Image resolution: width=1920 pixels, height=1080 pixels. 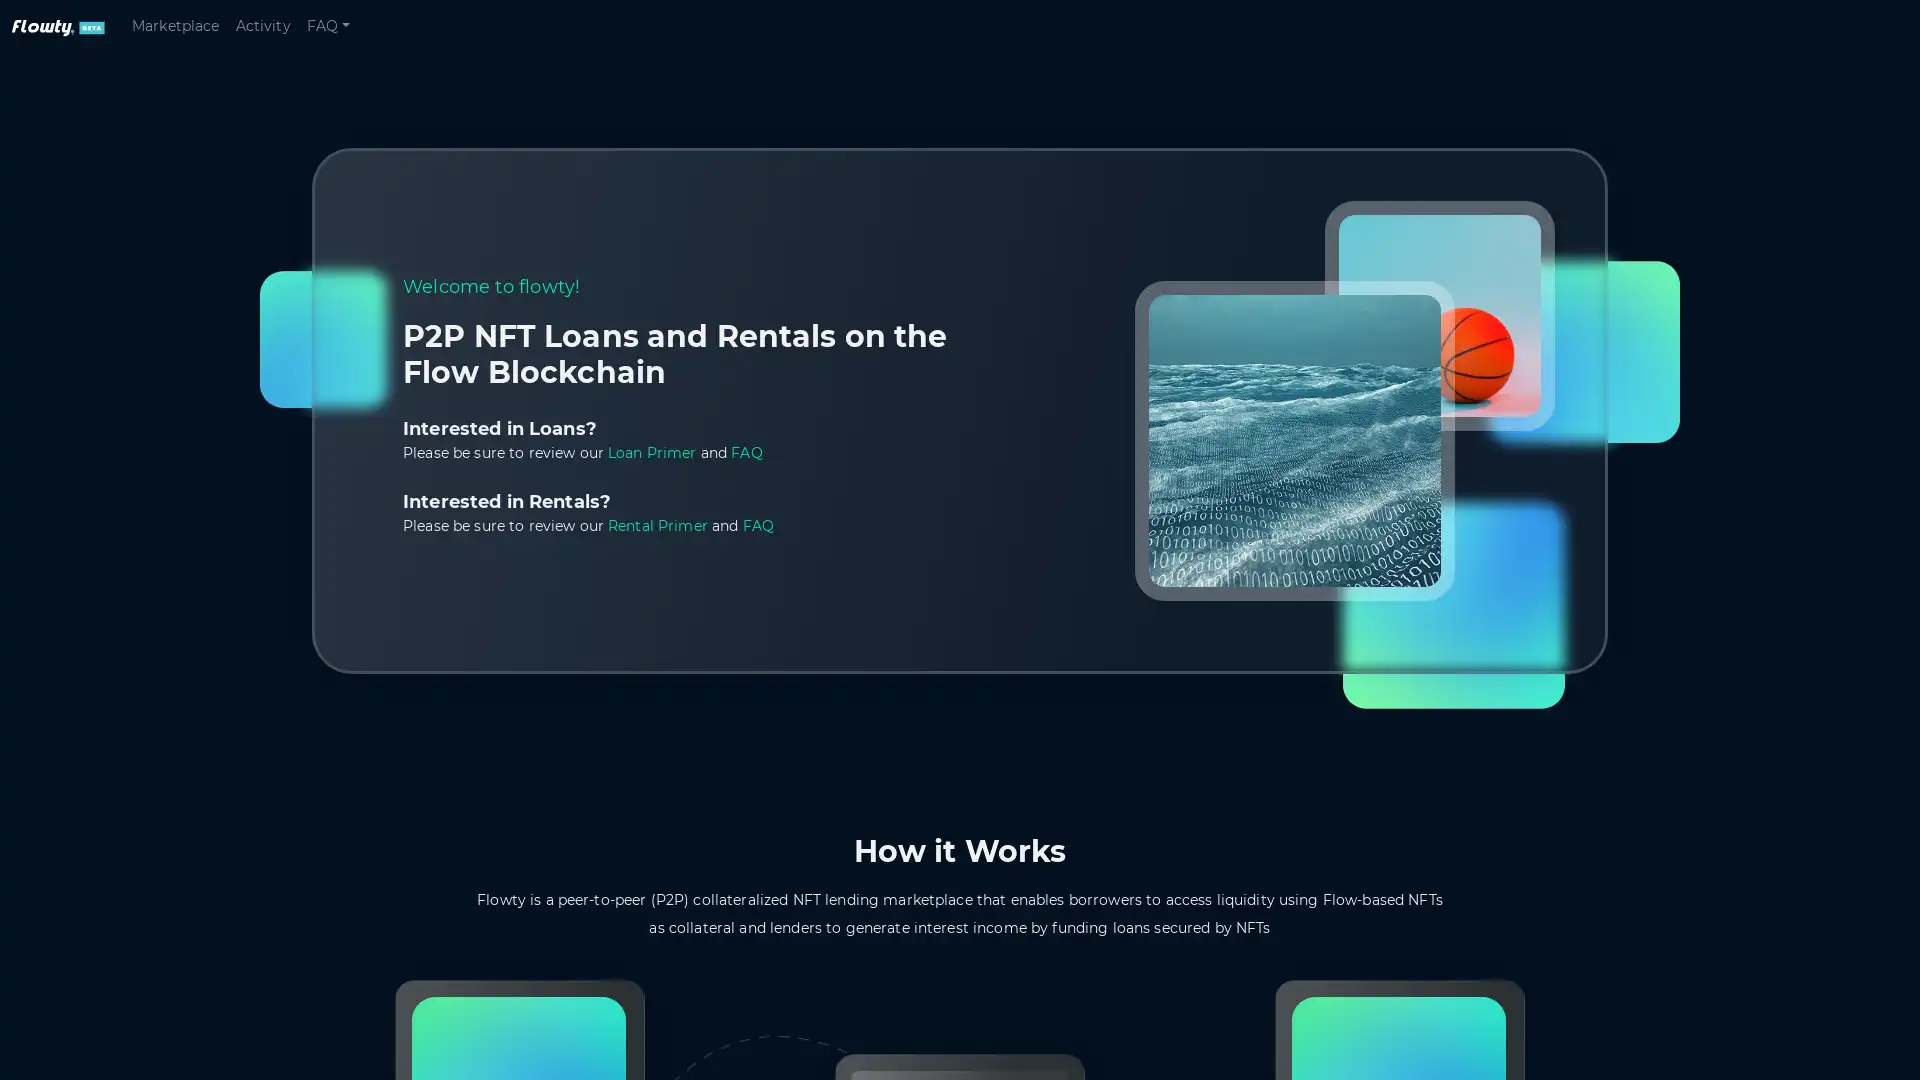 I want to click on Activity, so click(x=261, y=32).